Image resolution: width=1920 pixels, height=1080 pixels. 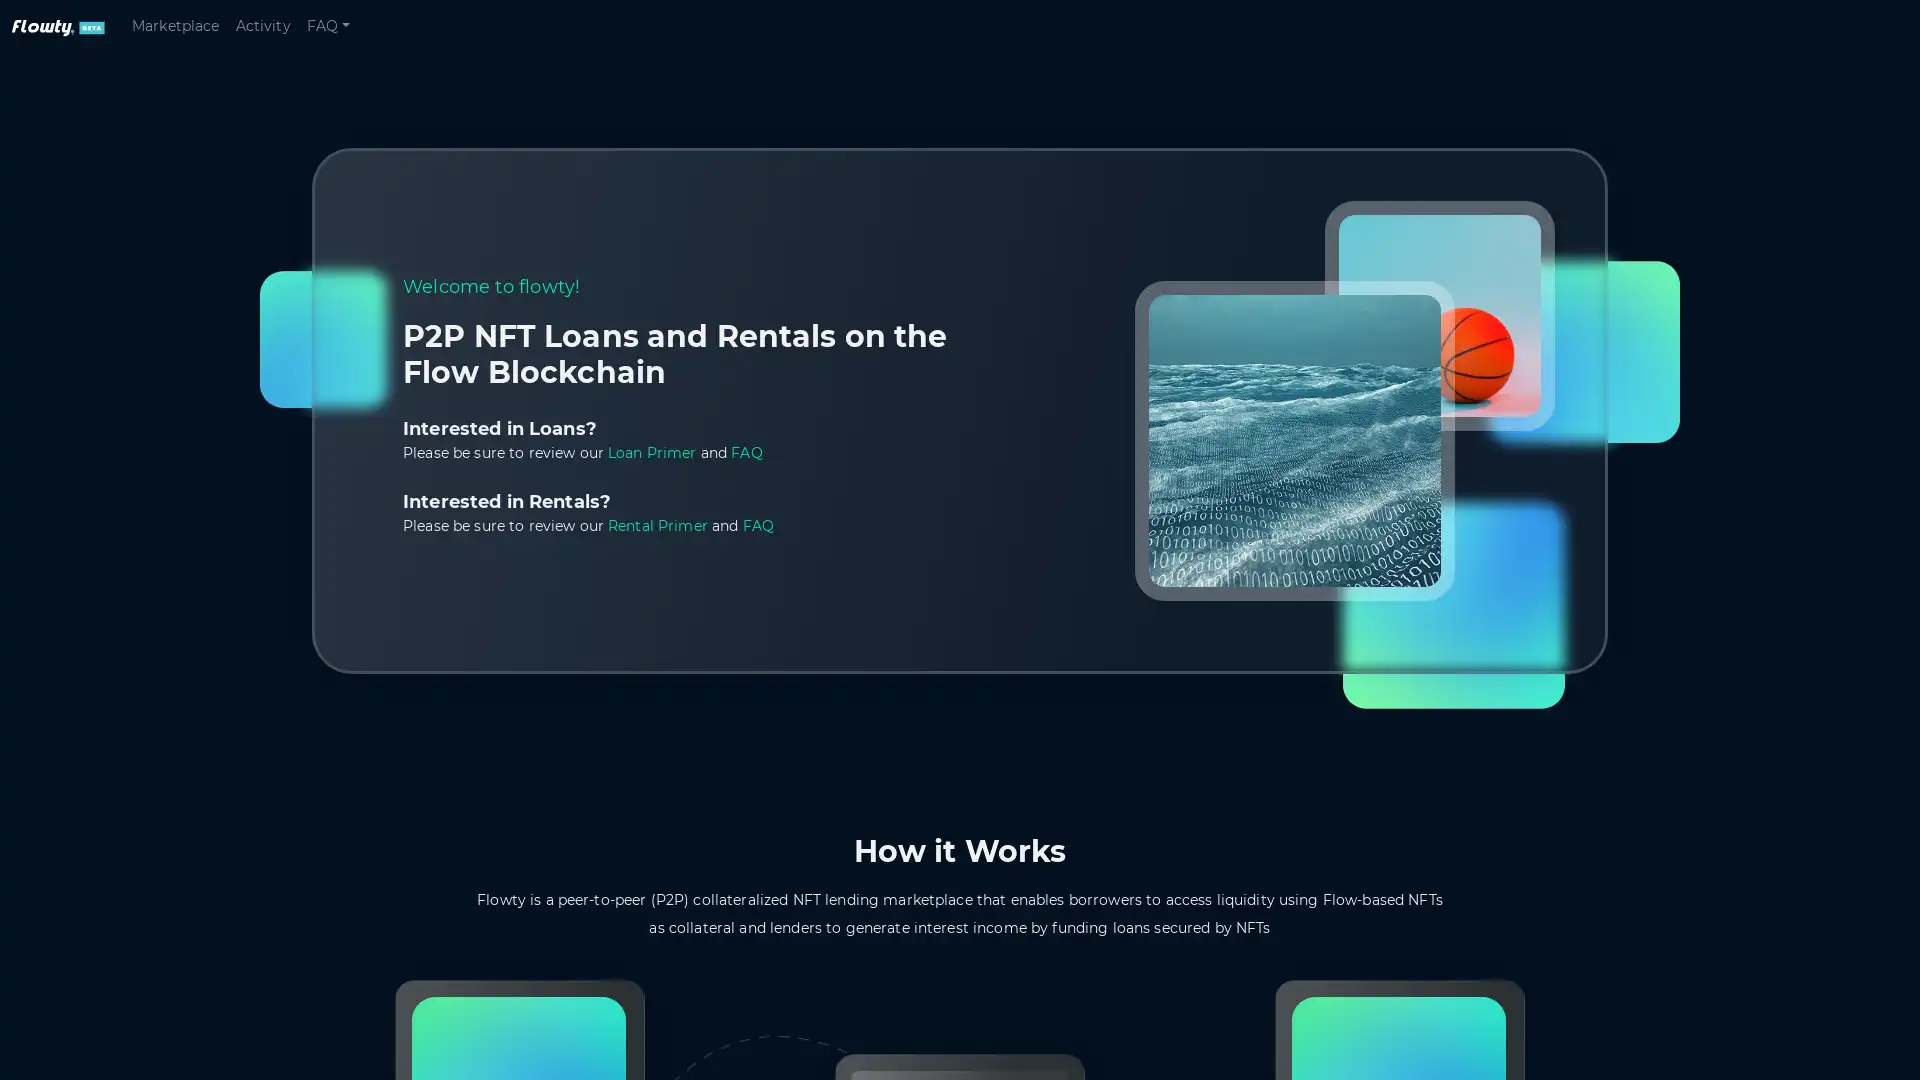 I want to click on Activity, so click(x=261, y=32).